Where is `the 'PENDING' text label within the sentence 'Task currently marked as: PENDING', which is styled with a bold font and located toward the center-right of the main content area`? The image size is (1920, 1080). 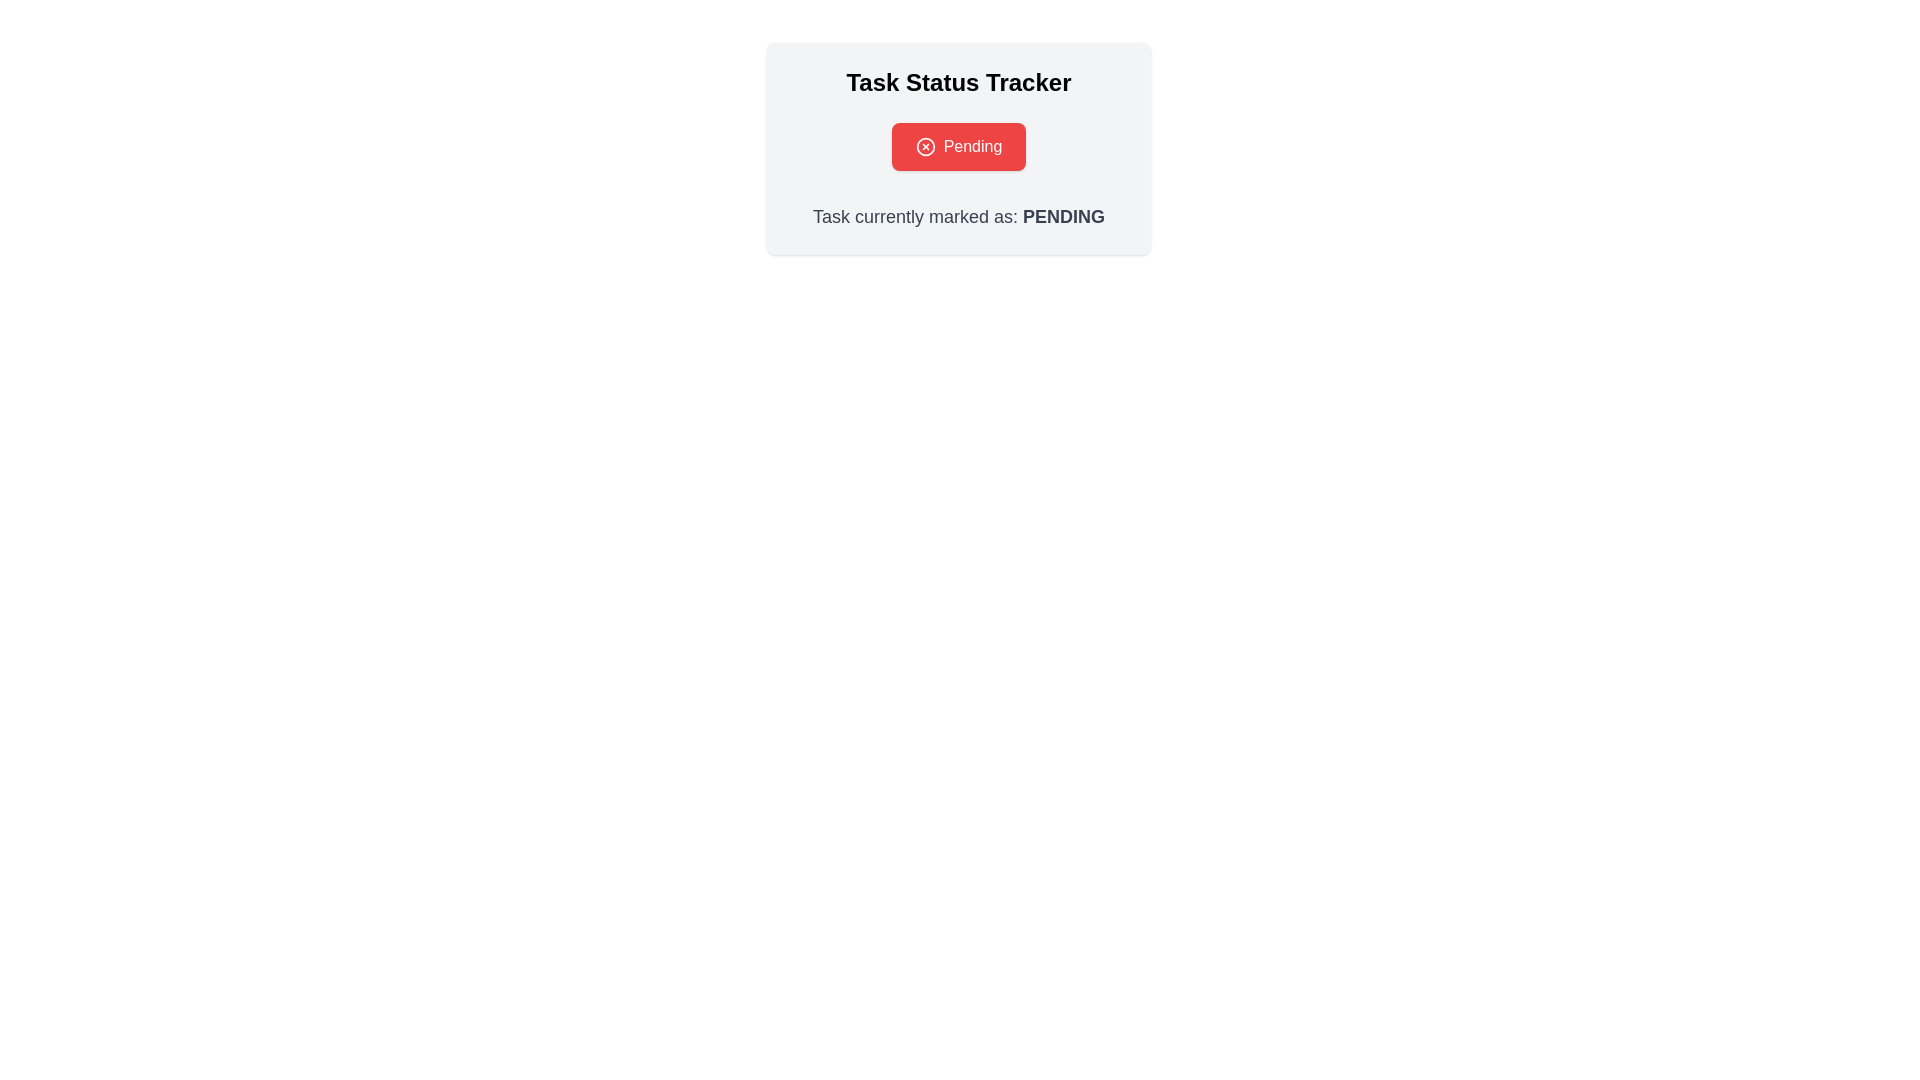
the 'PENDING' text label within the sentence 'Task currently marked as: PENDING', which is styled with a bold font and located toward the center-right of the main content area is located at coordinates (1063, 216).